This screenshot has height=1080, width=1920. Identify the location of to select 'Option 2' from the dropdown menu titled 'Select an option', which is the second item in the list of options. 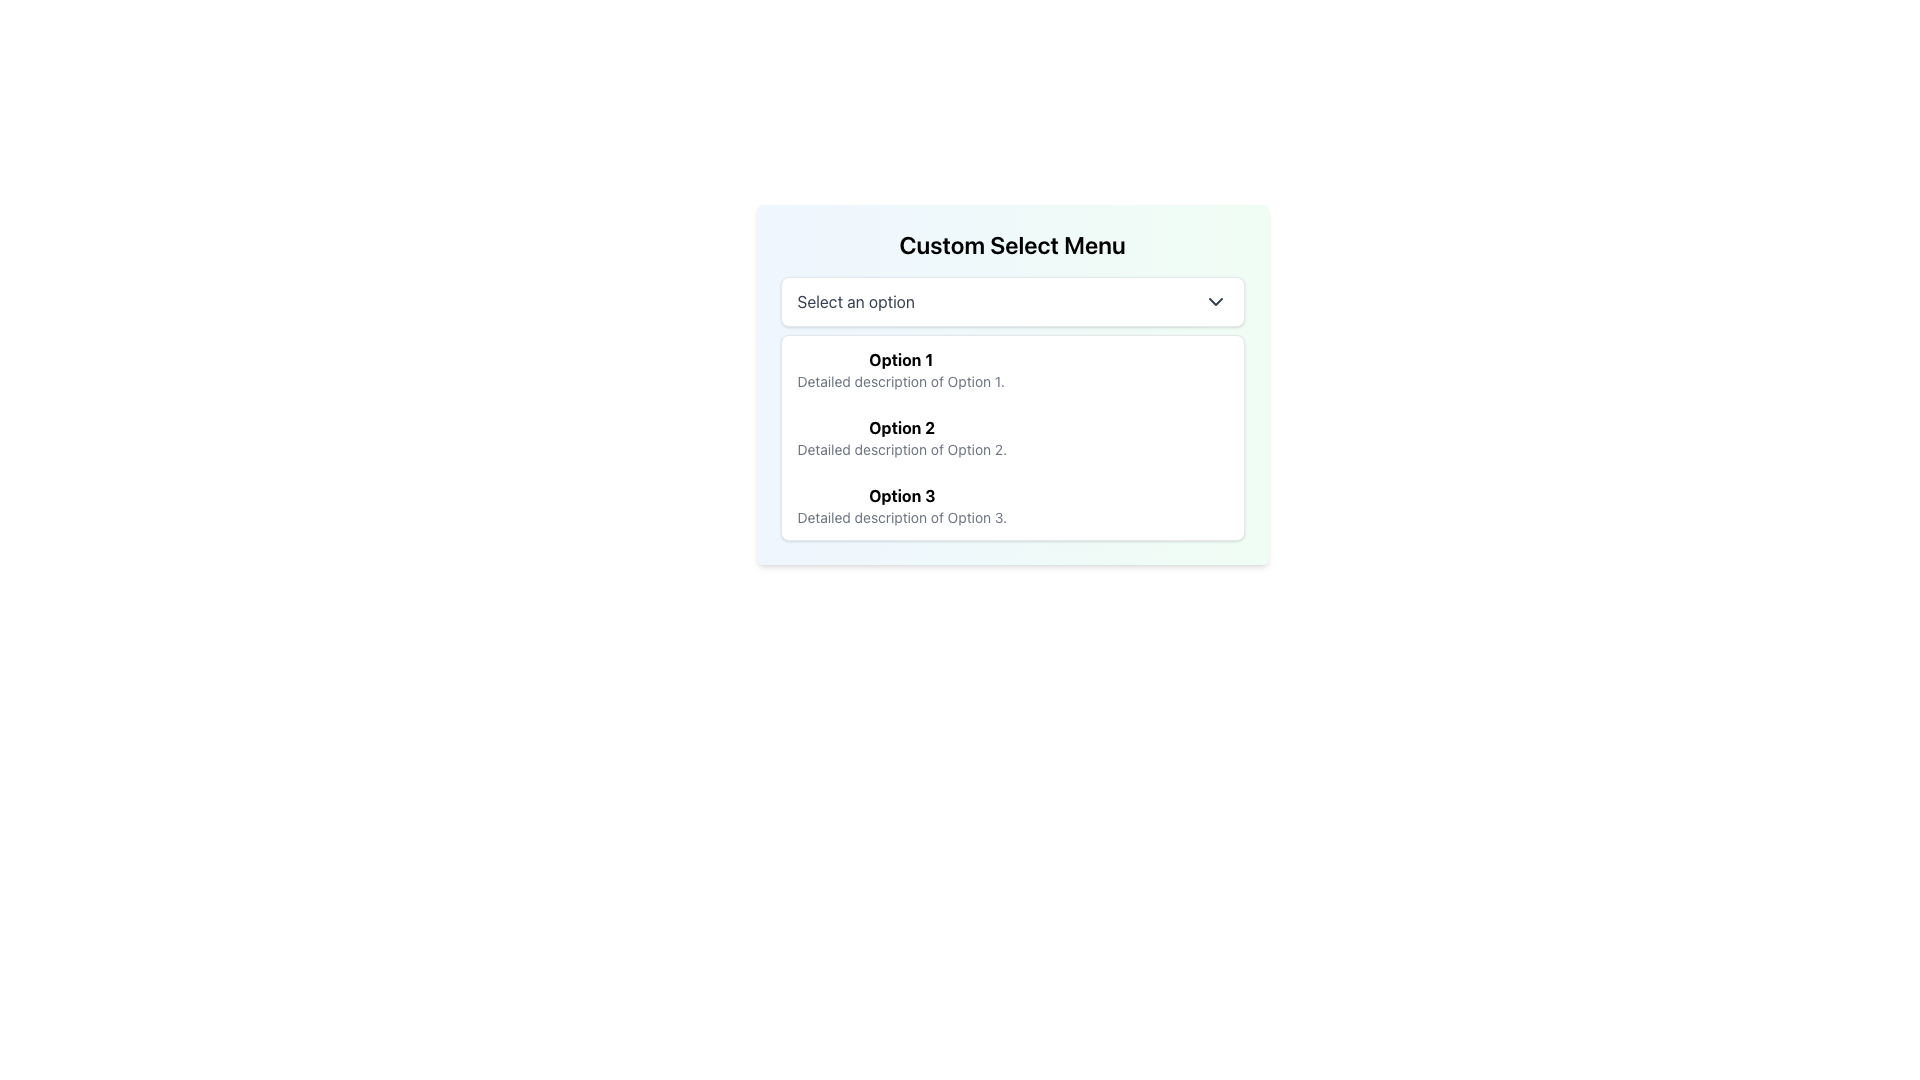
(1012, 407).